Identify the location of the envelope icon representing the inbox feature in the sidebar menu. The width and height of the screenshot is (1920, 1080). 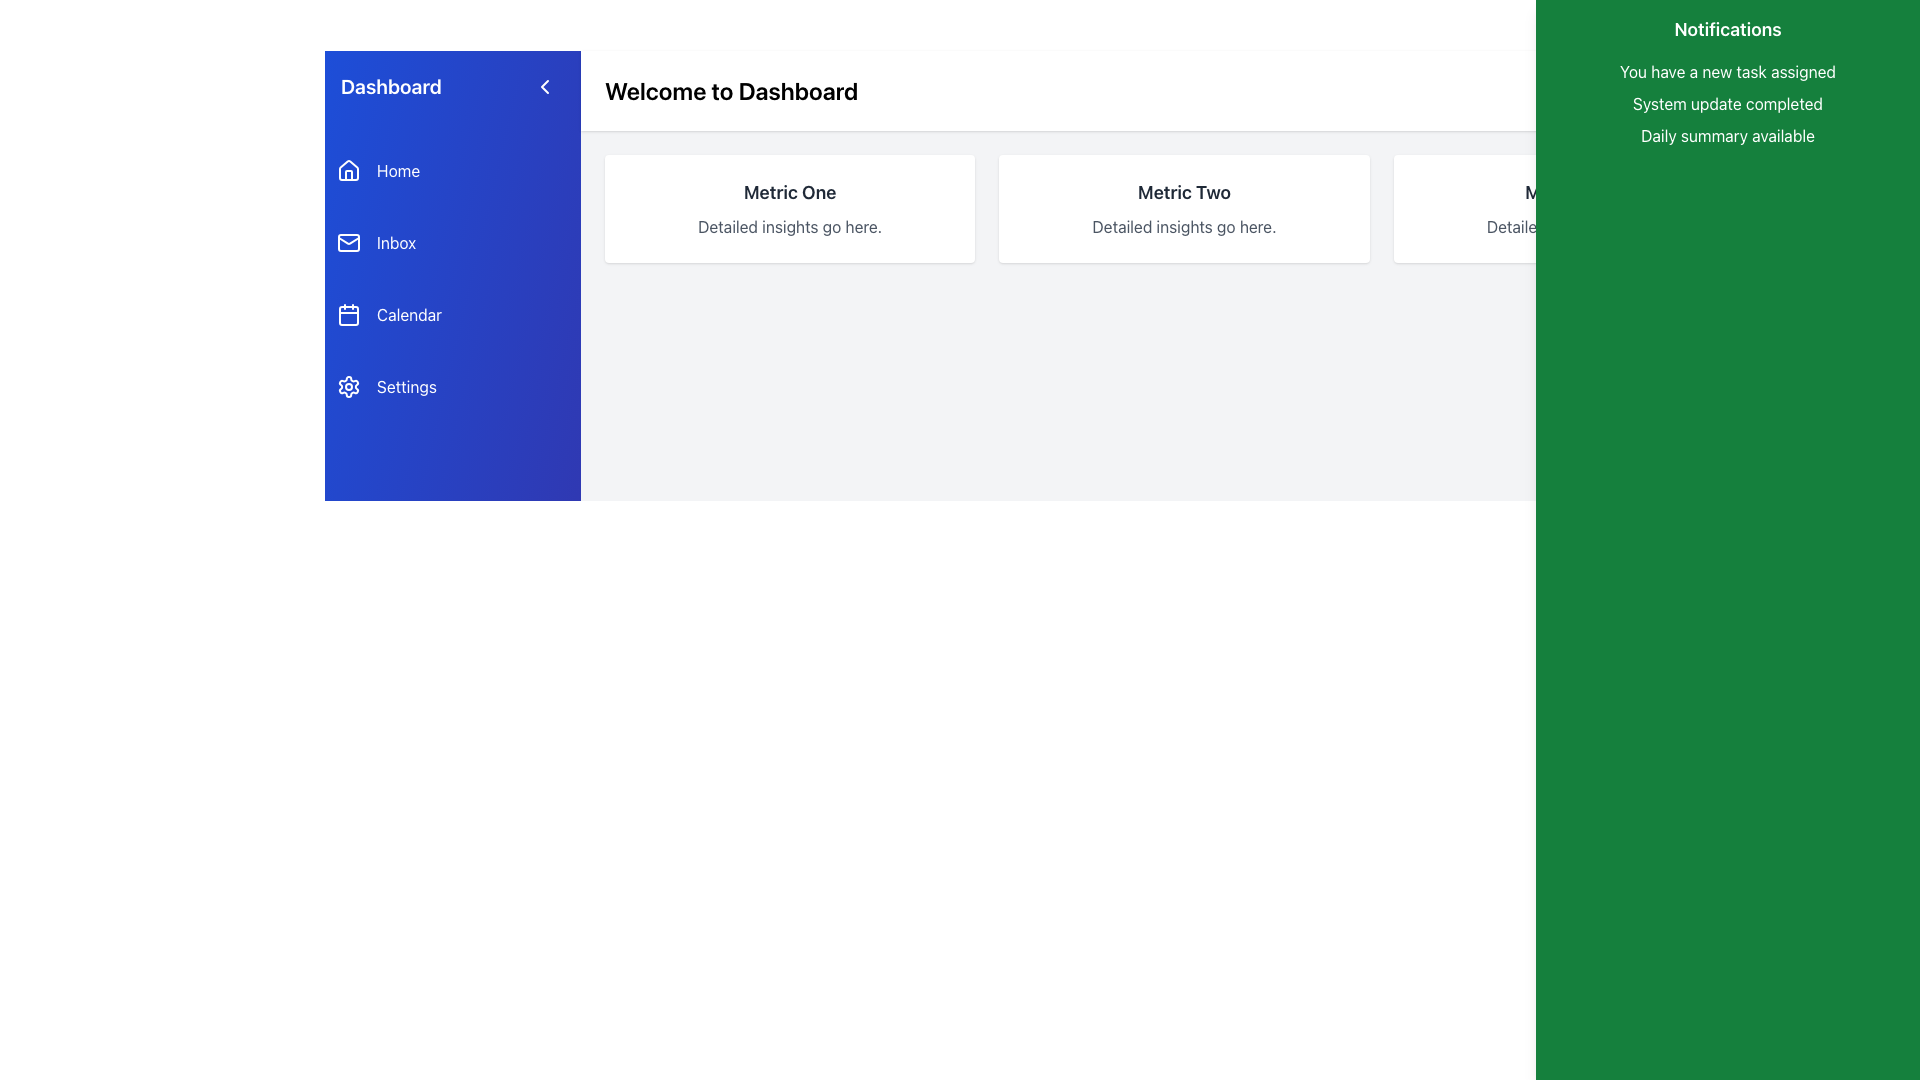
(349, 242).